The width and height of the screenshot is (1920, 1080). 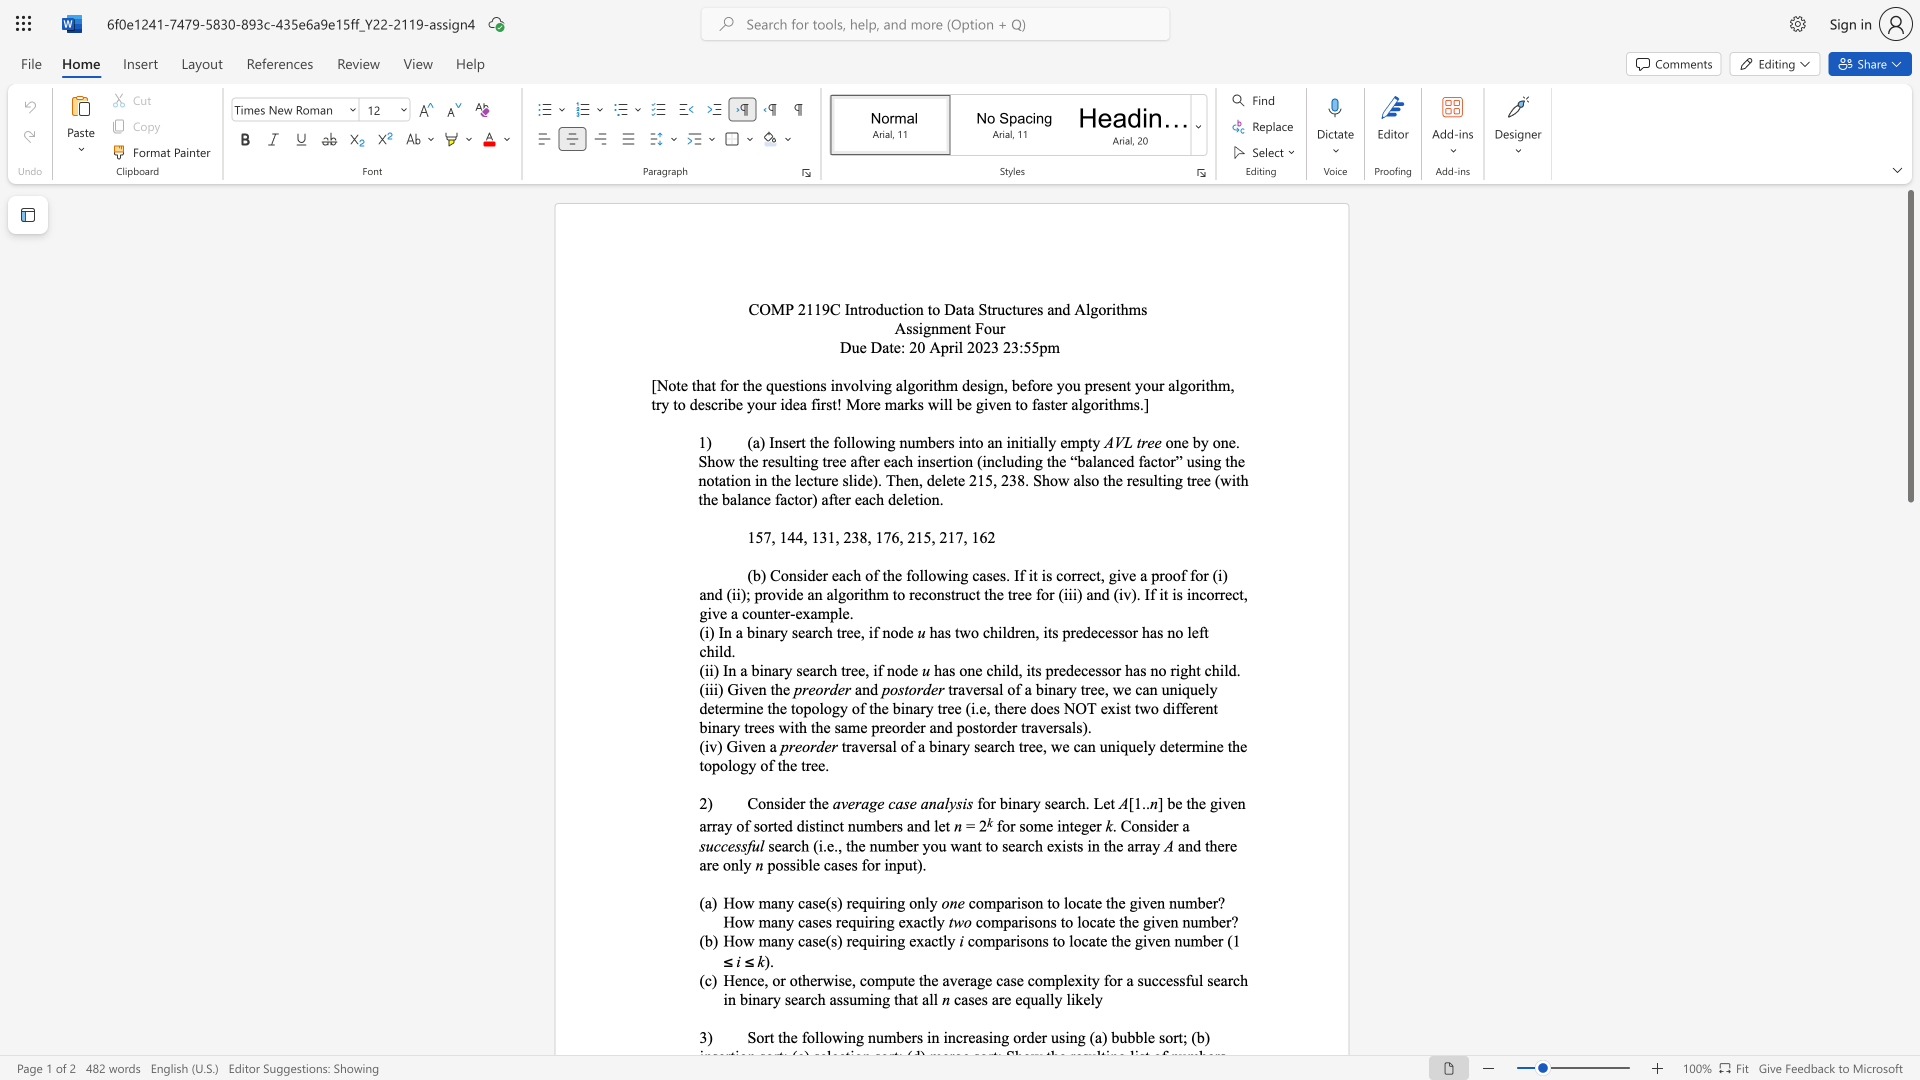 I want to click on the subset text "exity for a successful search in binary search assuming t" within the text "Hence, or otherwise, compute the average case complexity for a successful search in binary search assuming that all", so click(x=1066, y=979).